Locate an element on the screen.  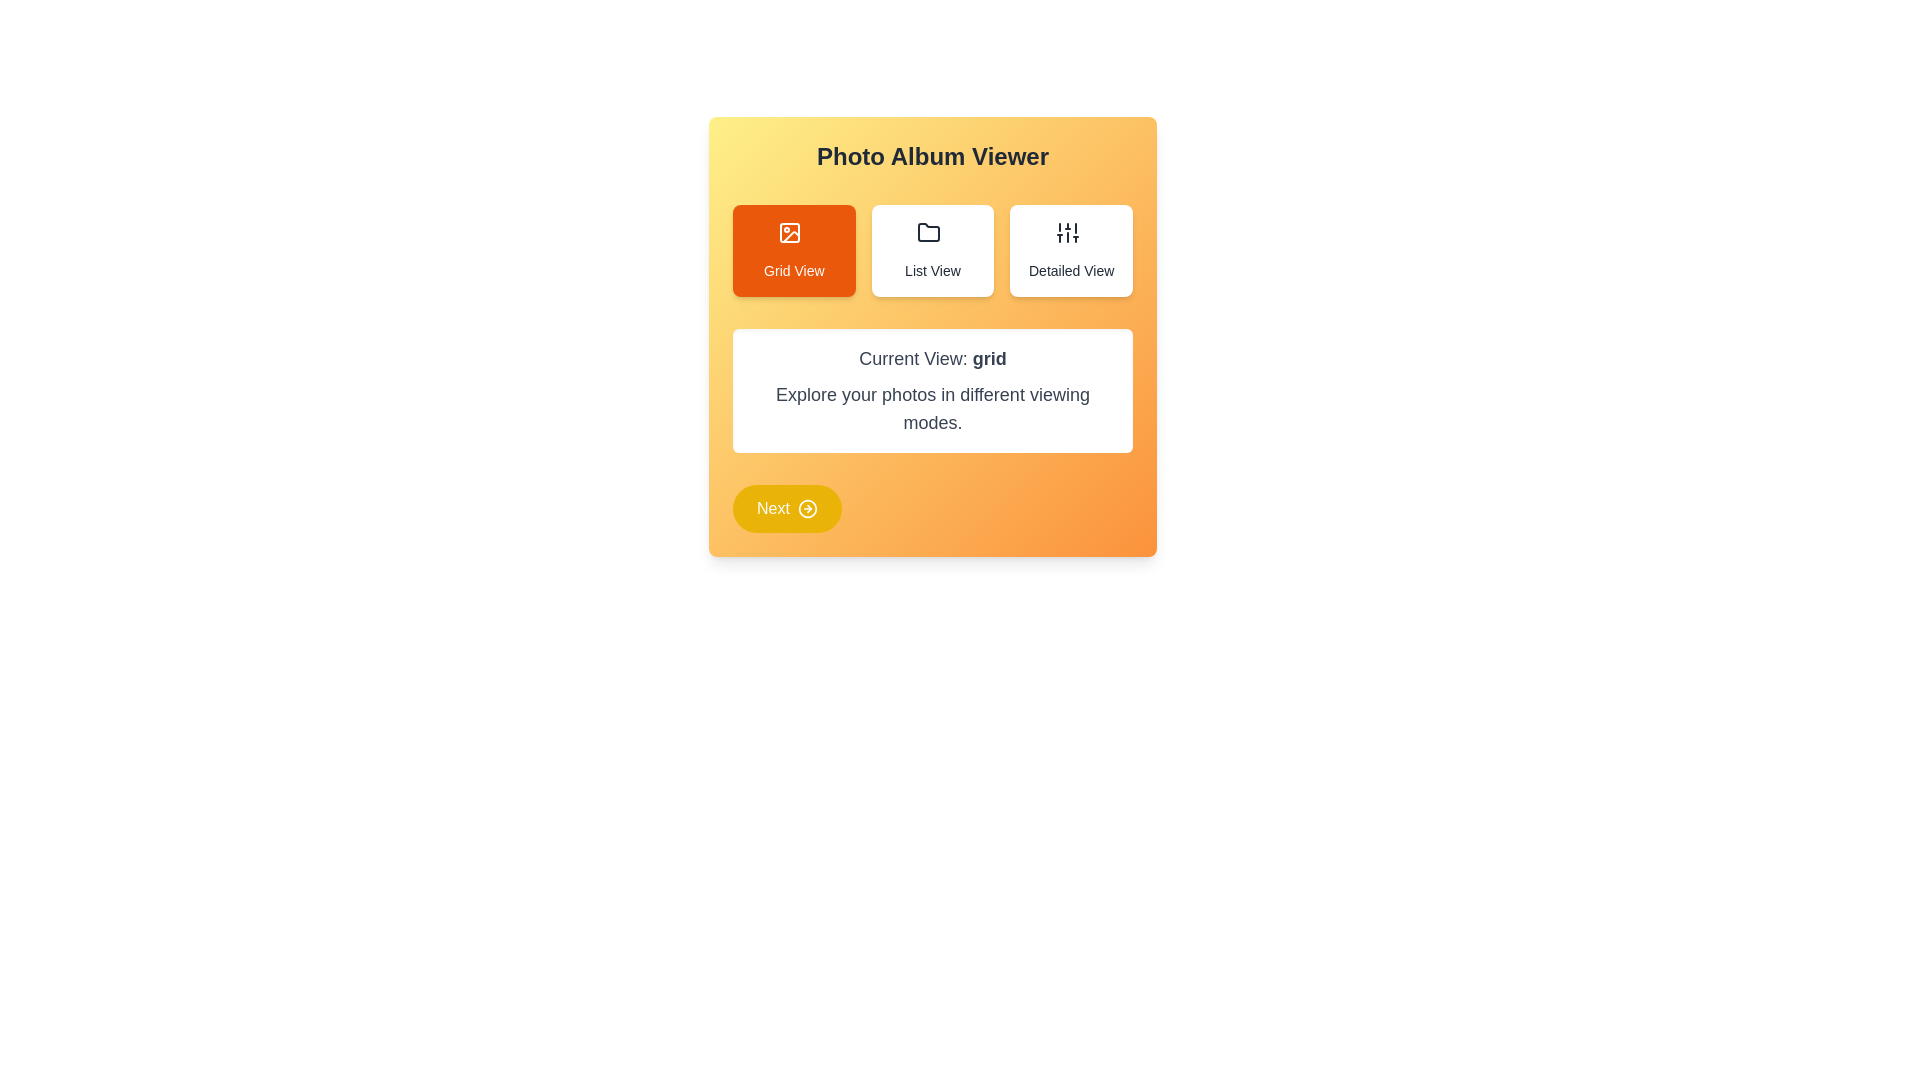
the folder-like icon located under the 'List View' section header is located at coordinates (931, 235).